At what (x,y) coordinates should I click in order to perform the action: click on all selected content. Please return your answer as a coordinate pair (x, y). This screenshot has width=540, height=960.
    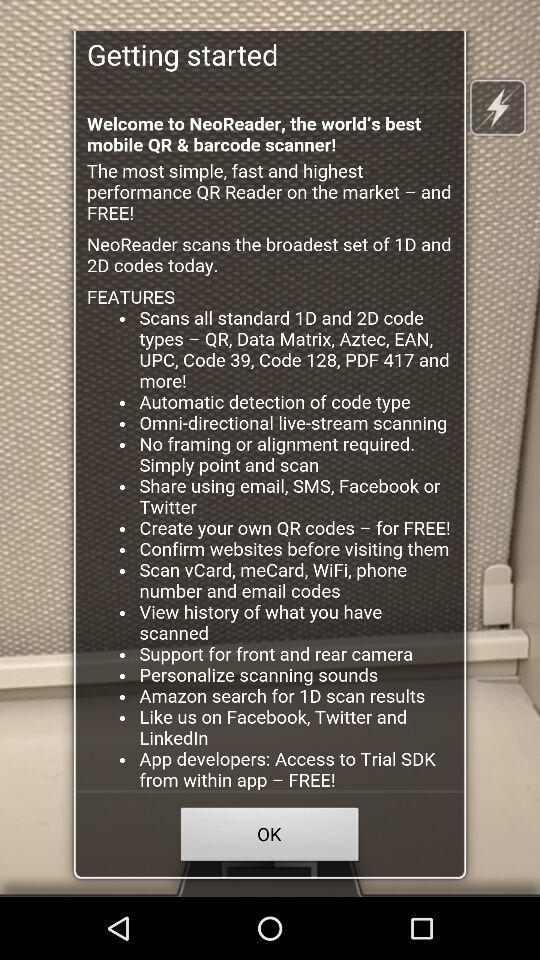
    Looking at the image, I should click on (270, 444).